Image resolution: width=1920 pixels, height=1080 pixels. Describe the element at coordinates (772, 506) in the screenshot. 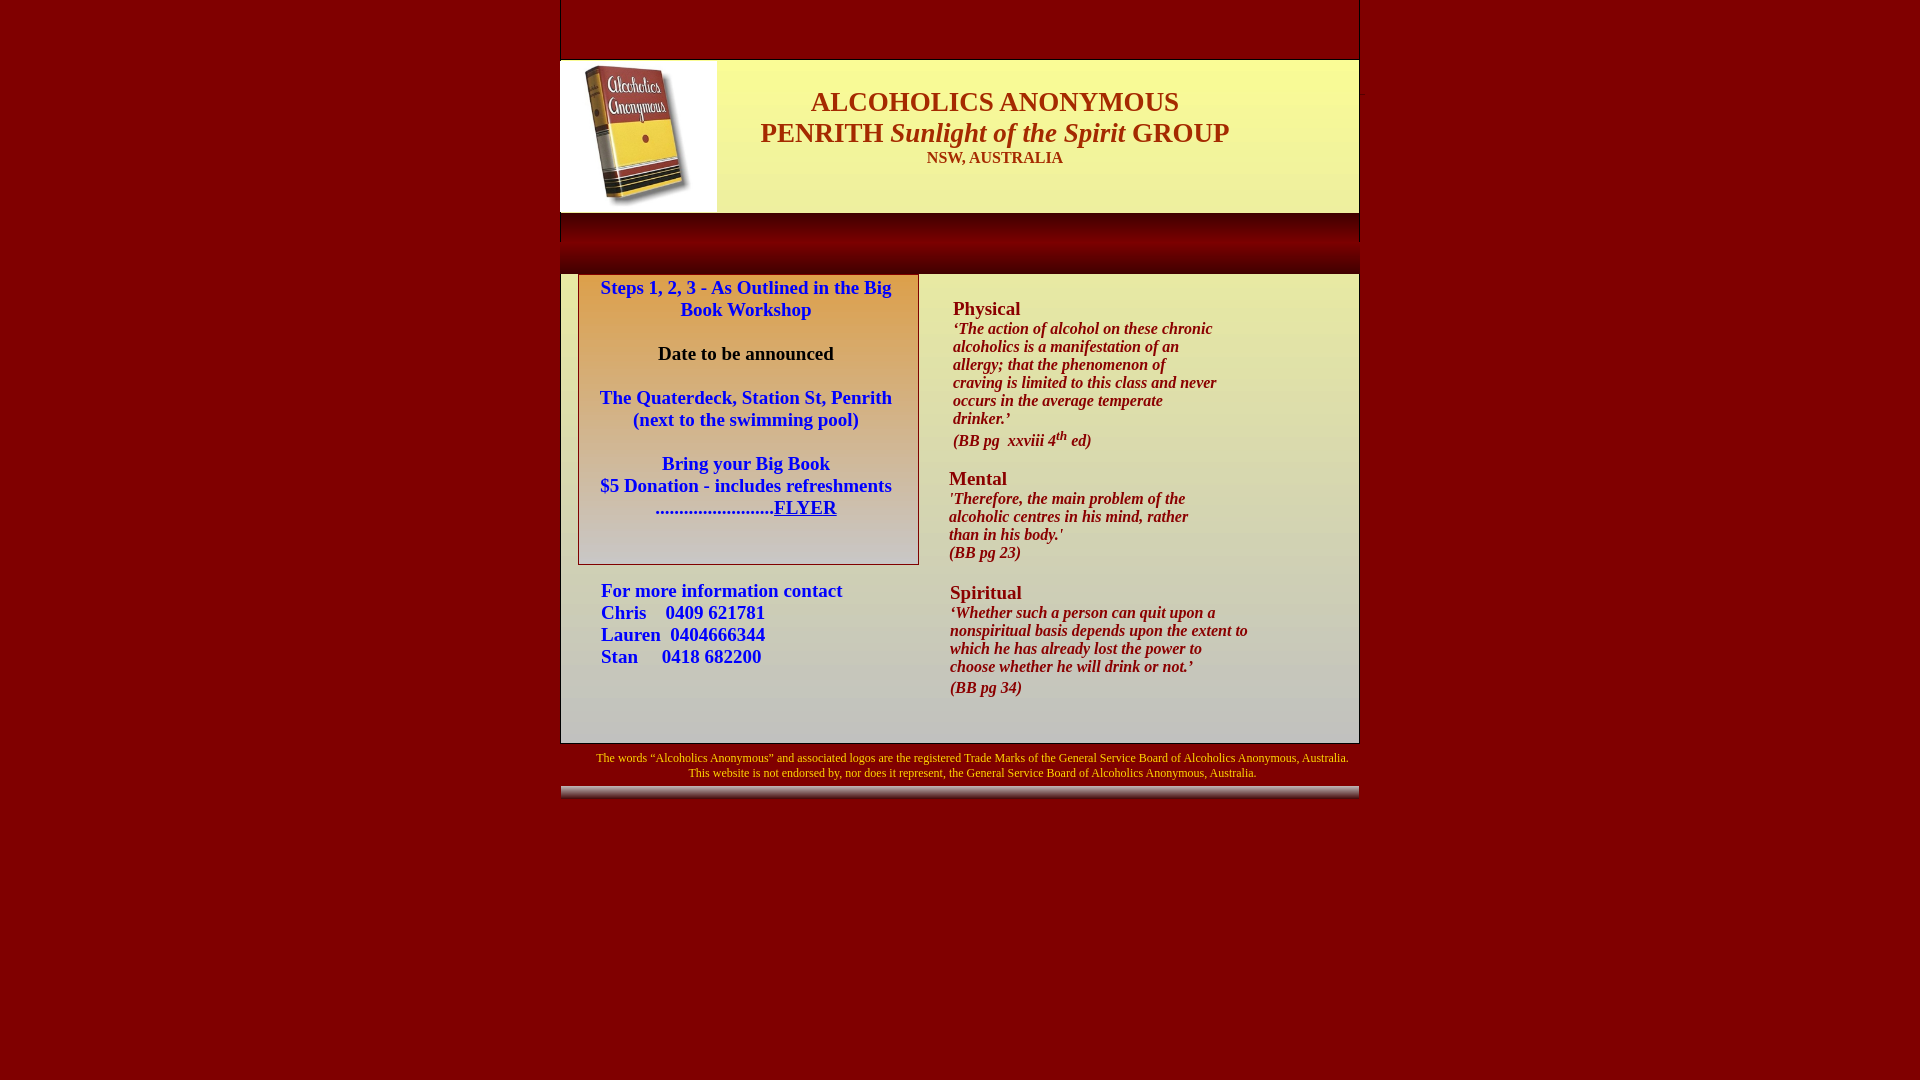

I see `'FLYER'` at that location.